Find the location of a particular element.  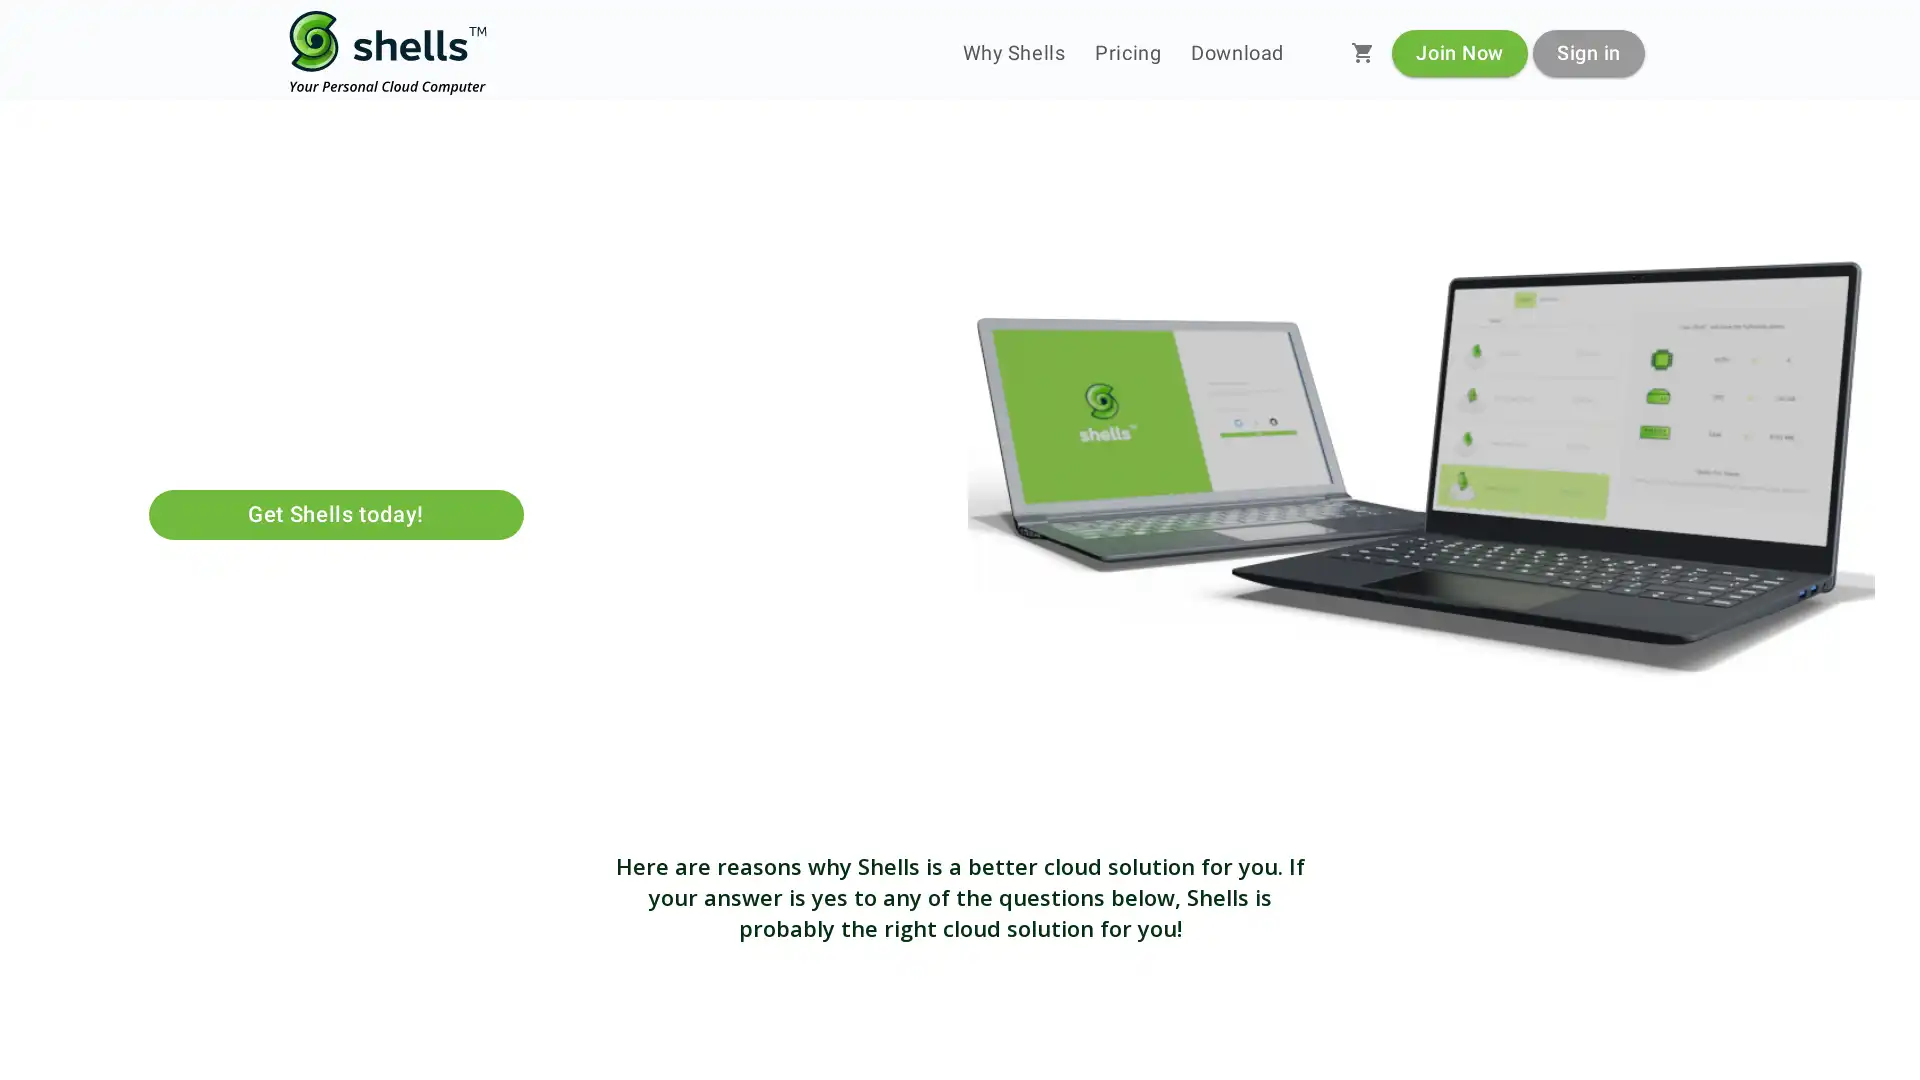

Download is located at coordinates (1236, 52).